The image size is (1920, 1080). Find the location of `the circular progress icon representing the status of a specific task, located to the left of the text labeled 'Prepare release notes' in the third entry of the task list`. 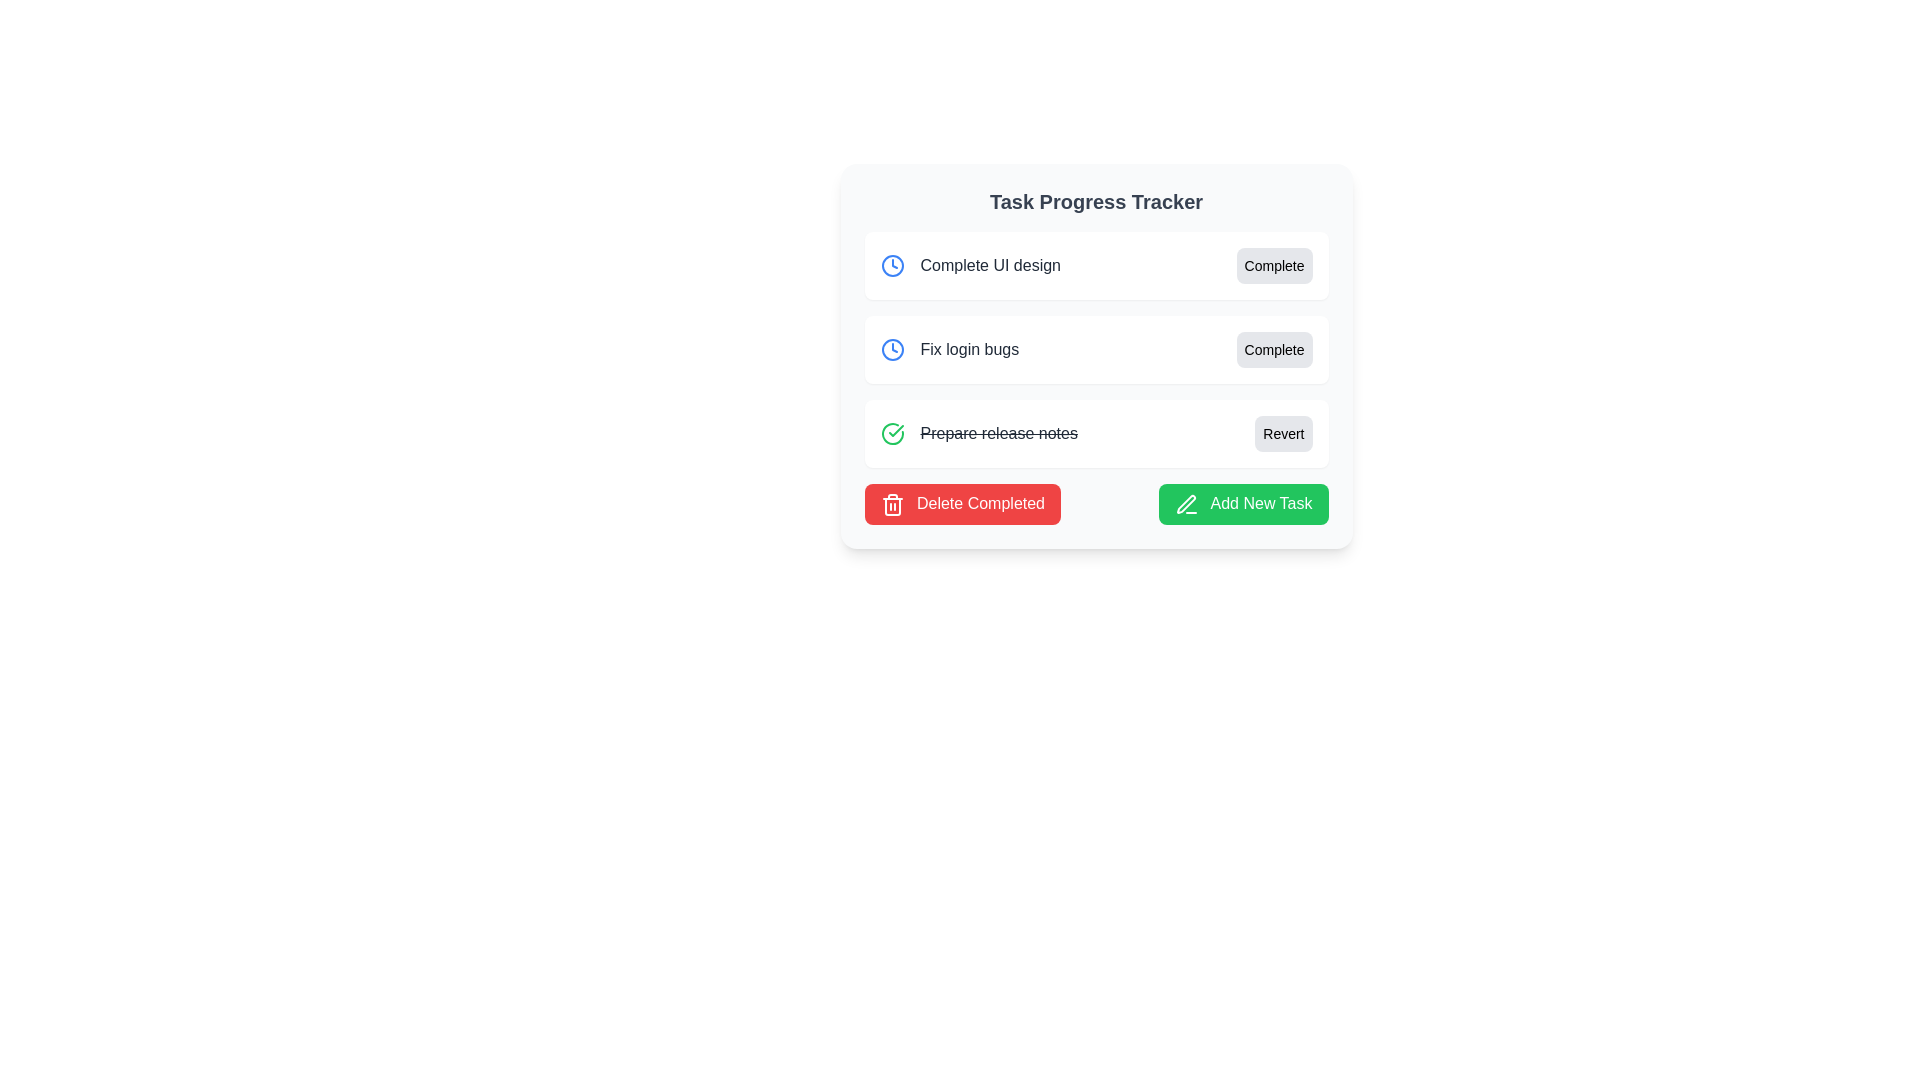

the circular progress icon representing the status of a specific task, located to the left of the text labeled 'Prepare release notes' in the third entry of the task list is located at coordinates (891, 433).